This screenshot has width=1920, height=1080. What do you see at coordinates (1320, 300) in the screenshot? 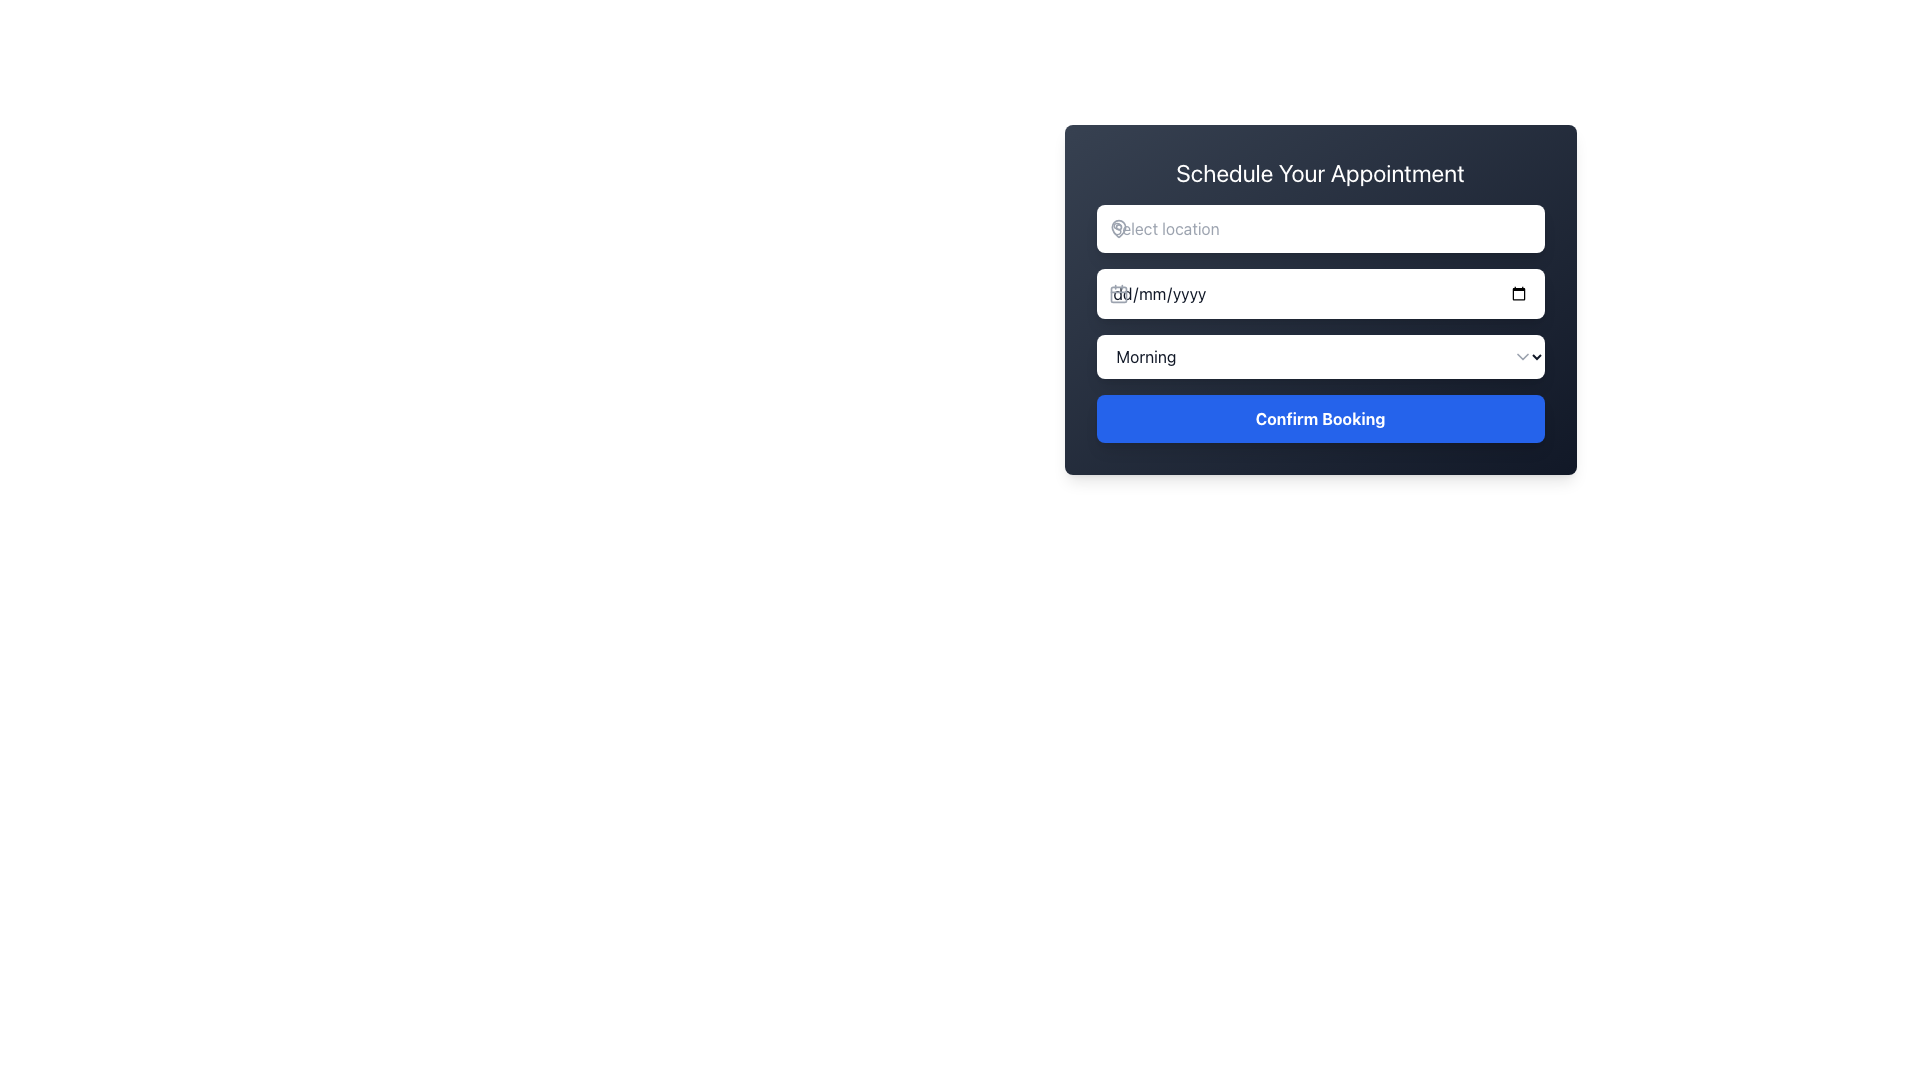
I see `a date from the calendar by clicking on the text input field with placeholder 'dd/mm/yyyy' and a calendar icon, which is the second input field in the vertical sequence` at bounding box center [1320, 300].